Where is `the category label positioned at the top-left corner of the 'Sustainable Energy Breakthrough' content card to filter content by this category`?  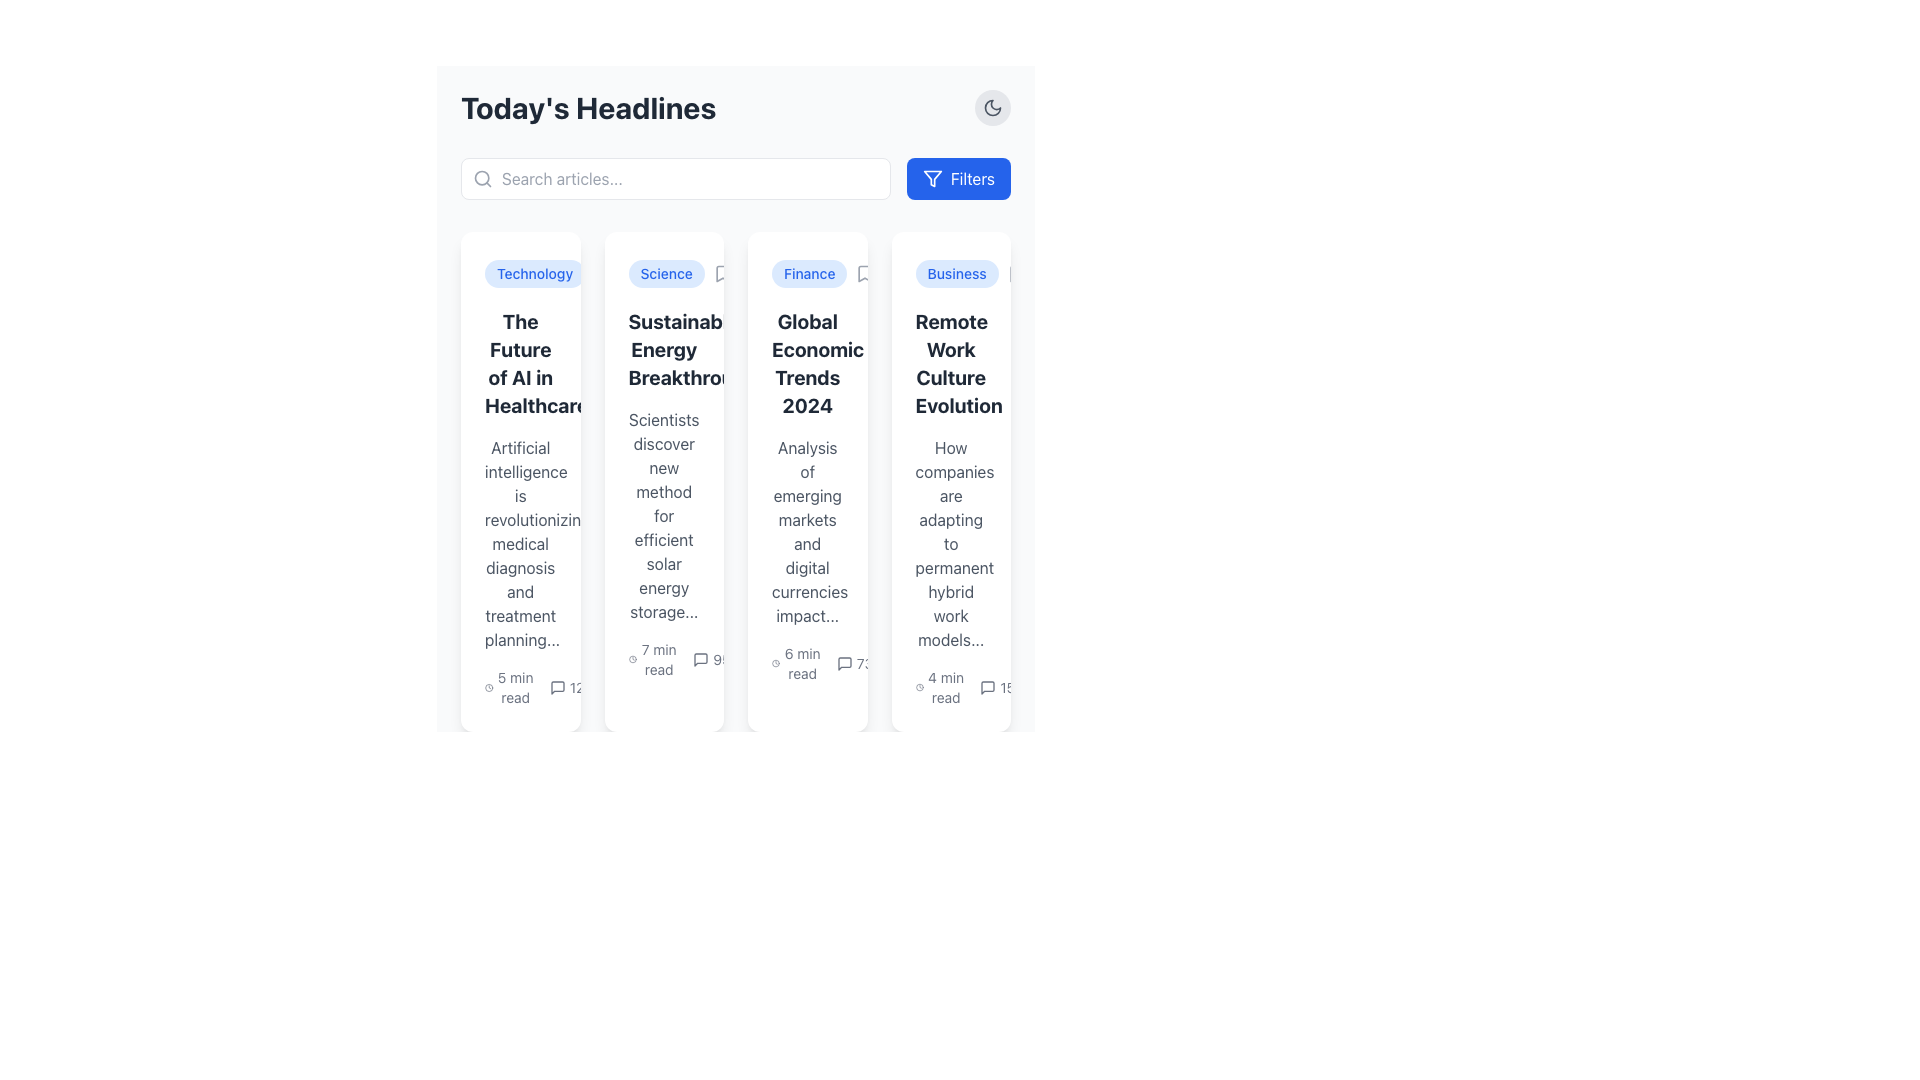
the category label positioned at the top-left corner of the 'Sustainable Energy Breakthrough' content card to filter content by this category is located at coordinates (664, 273).